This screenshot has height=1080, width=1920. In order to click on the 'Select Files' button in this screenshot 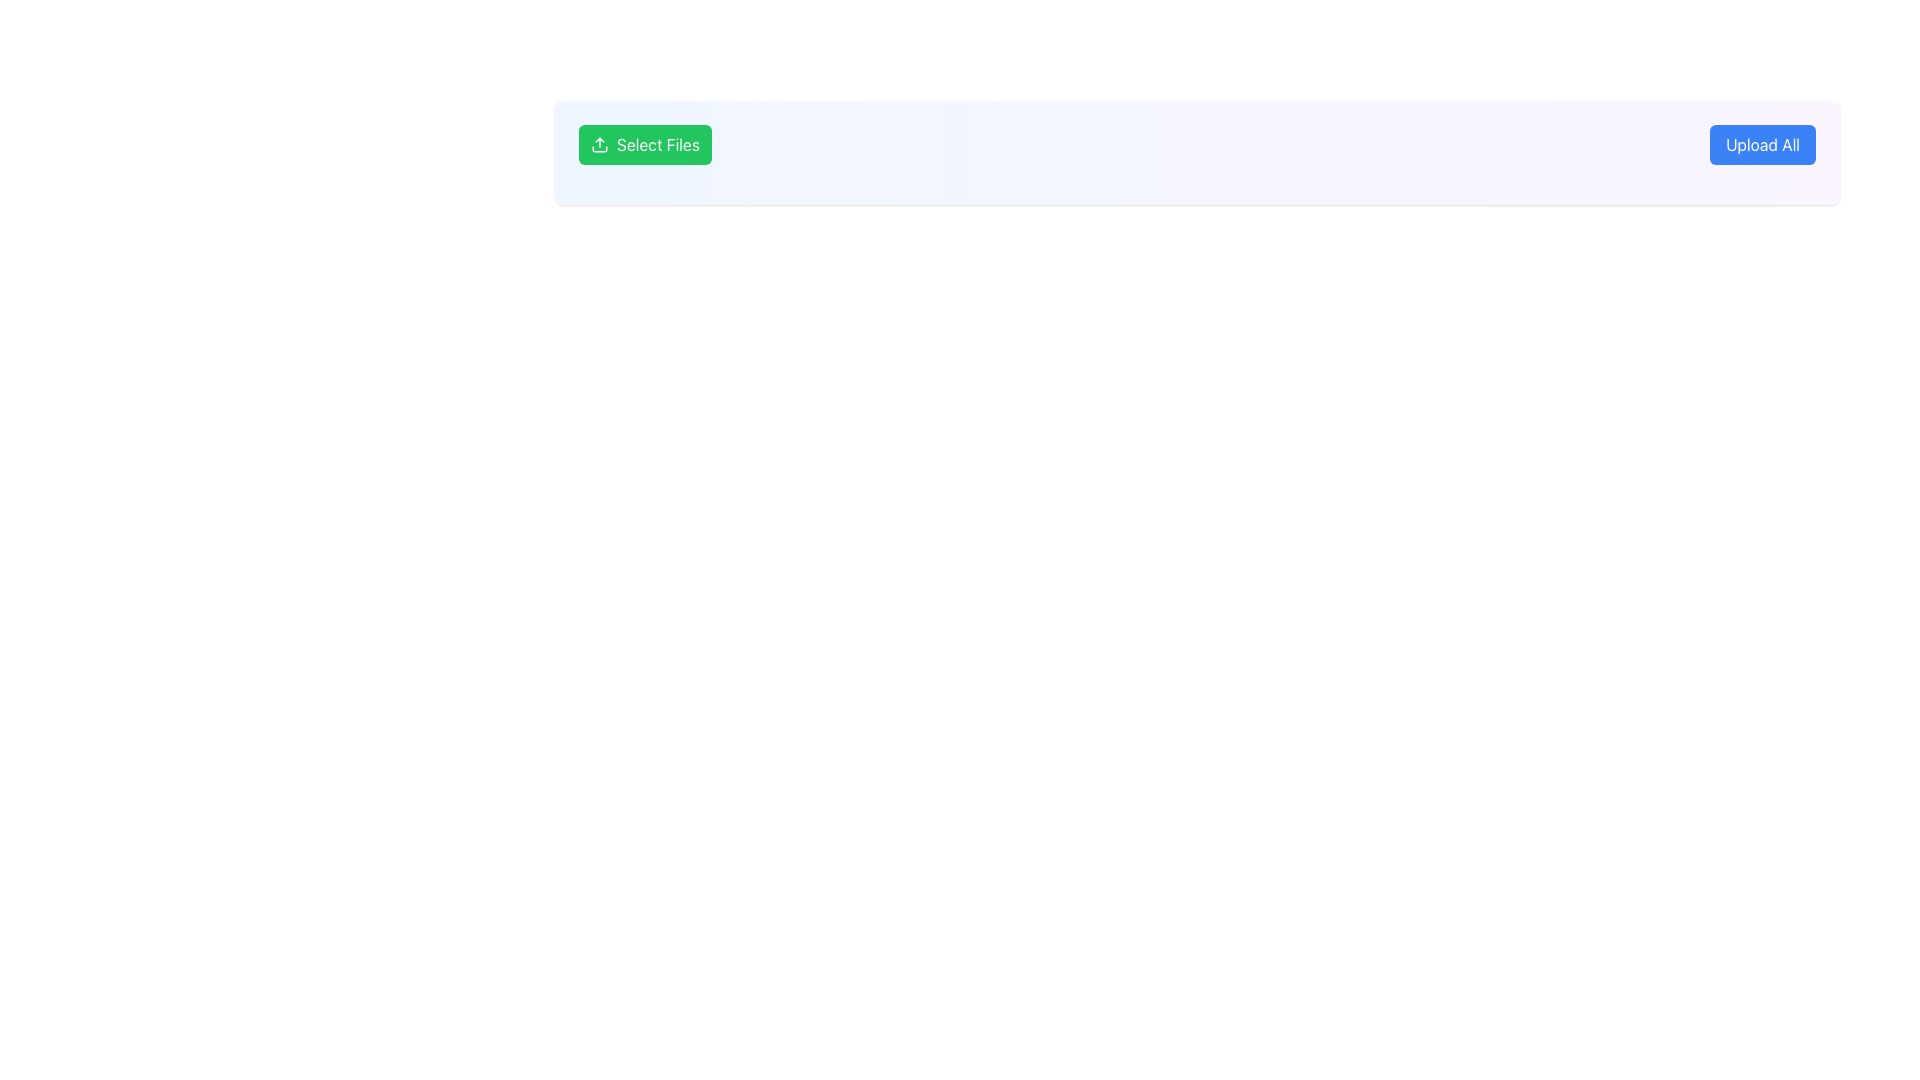, I will do `click(645, 144)`.